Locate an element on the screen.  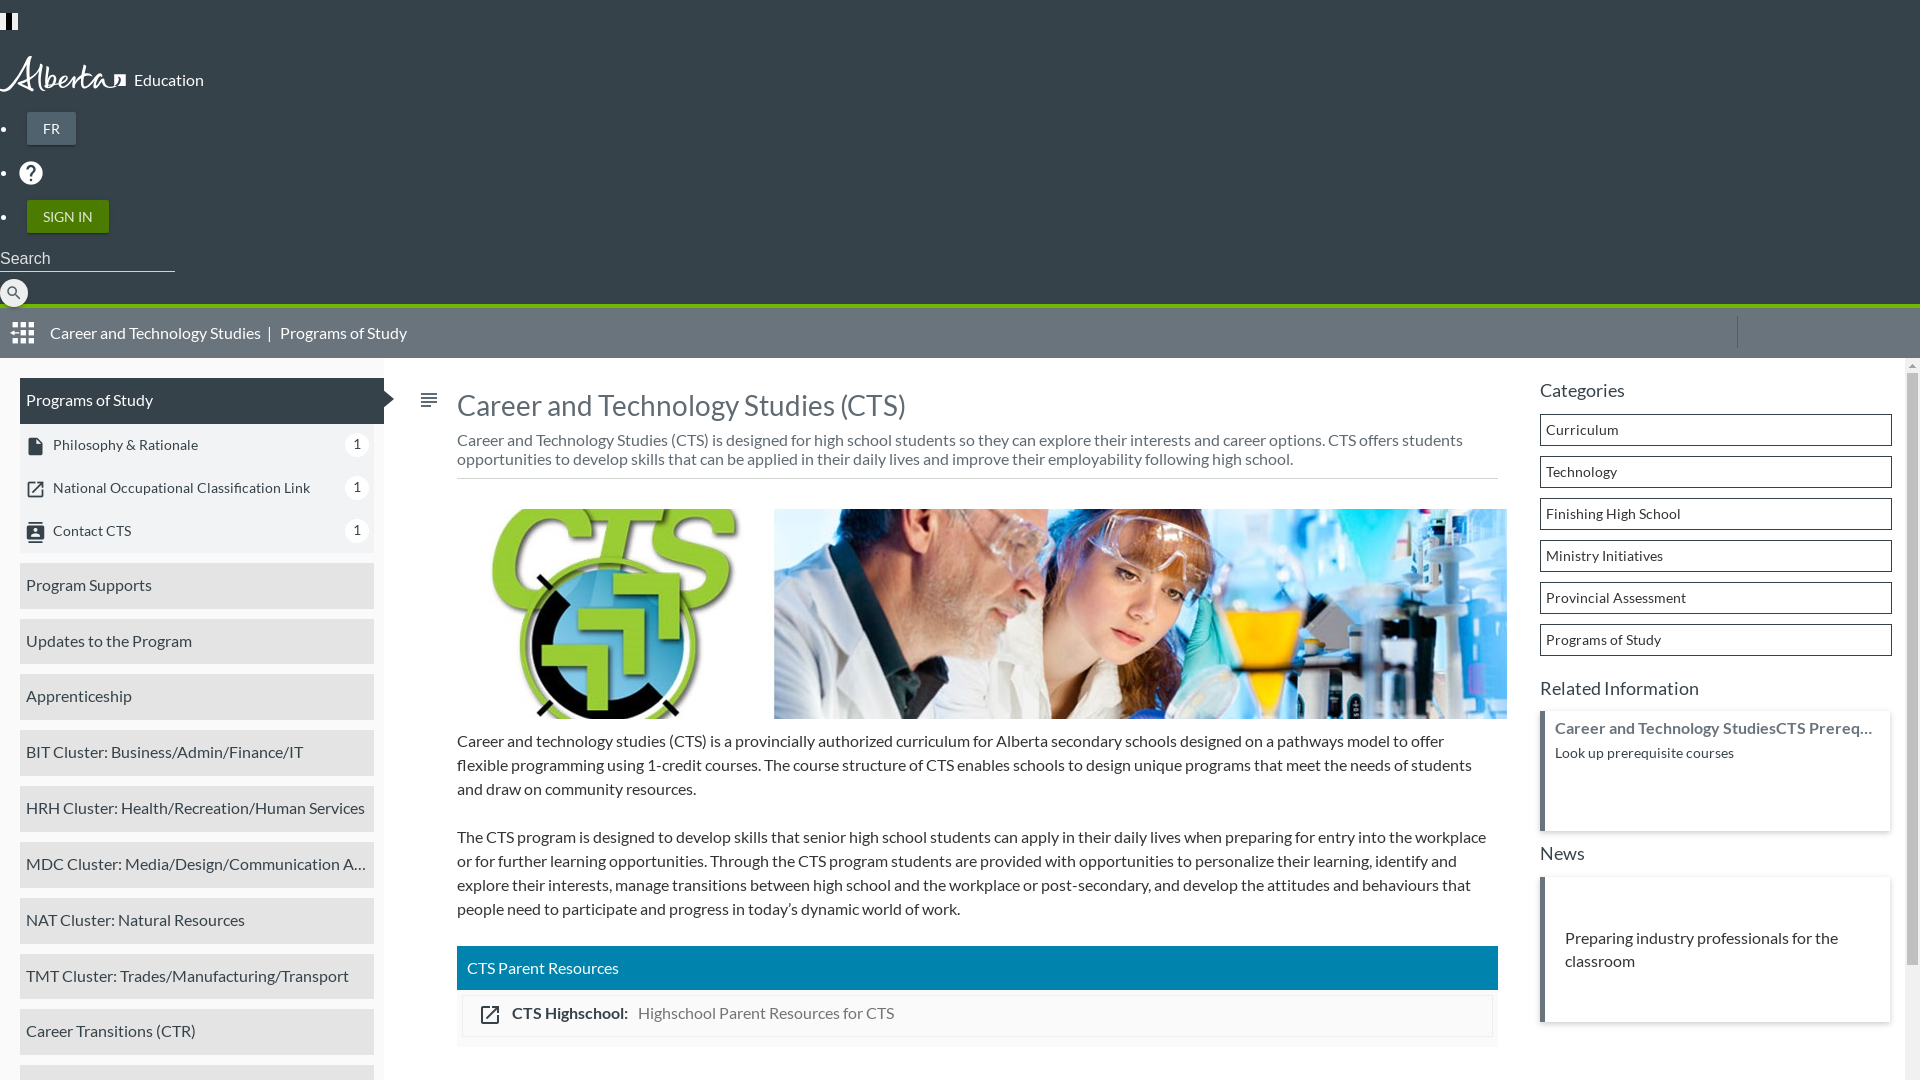
'Career Transitions (CTR)' is located at coordinates (196, 1032).